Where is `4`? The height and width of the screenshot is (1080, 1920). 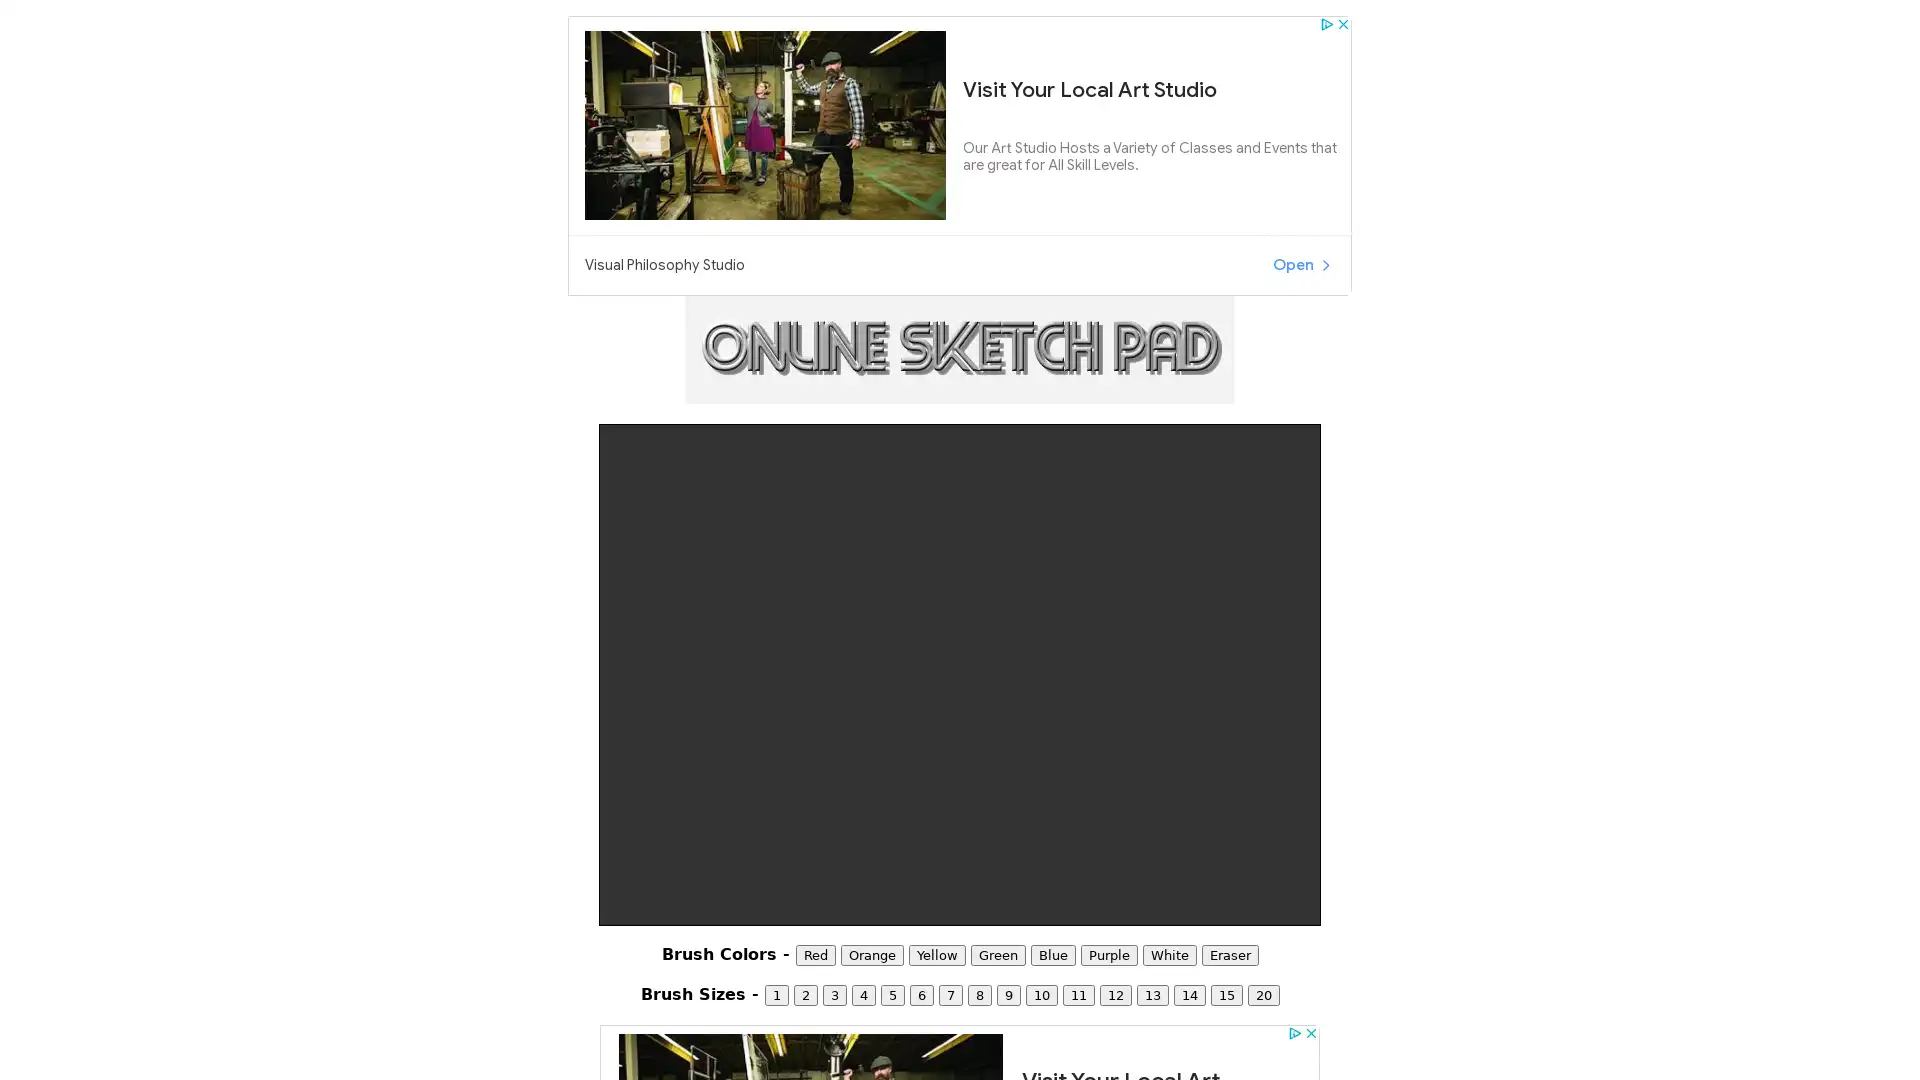 4 is located at coordinates (863, 995).